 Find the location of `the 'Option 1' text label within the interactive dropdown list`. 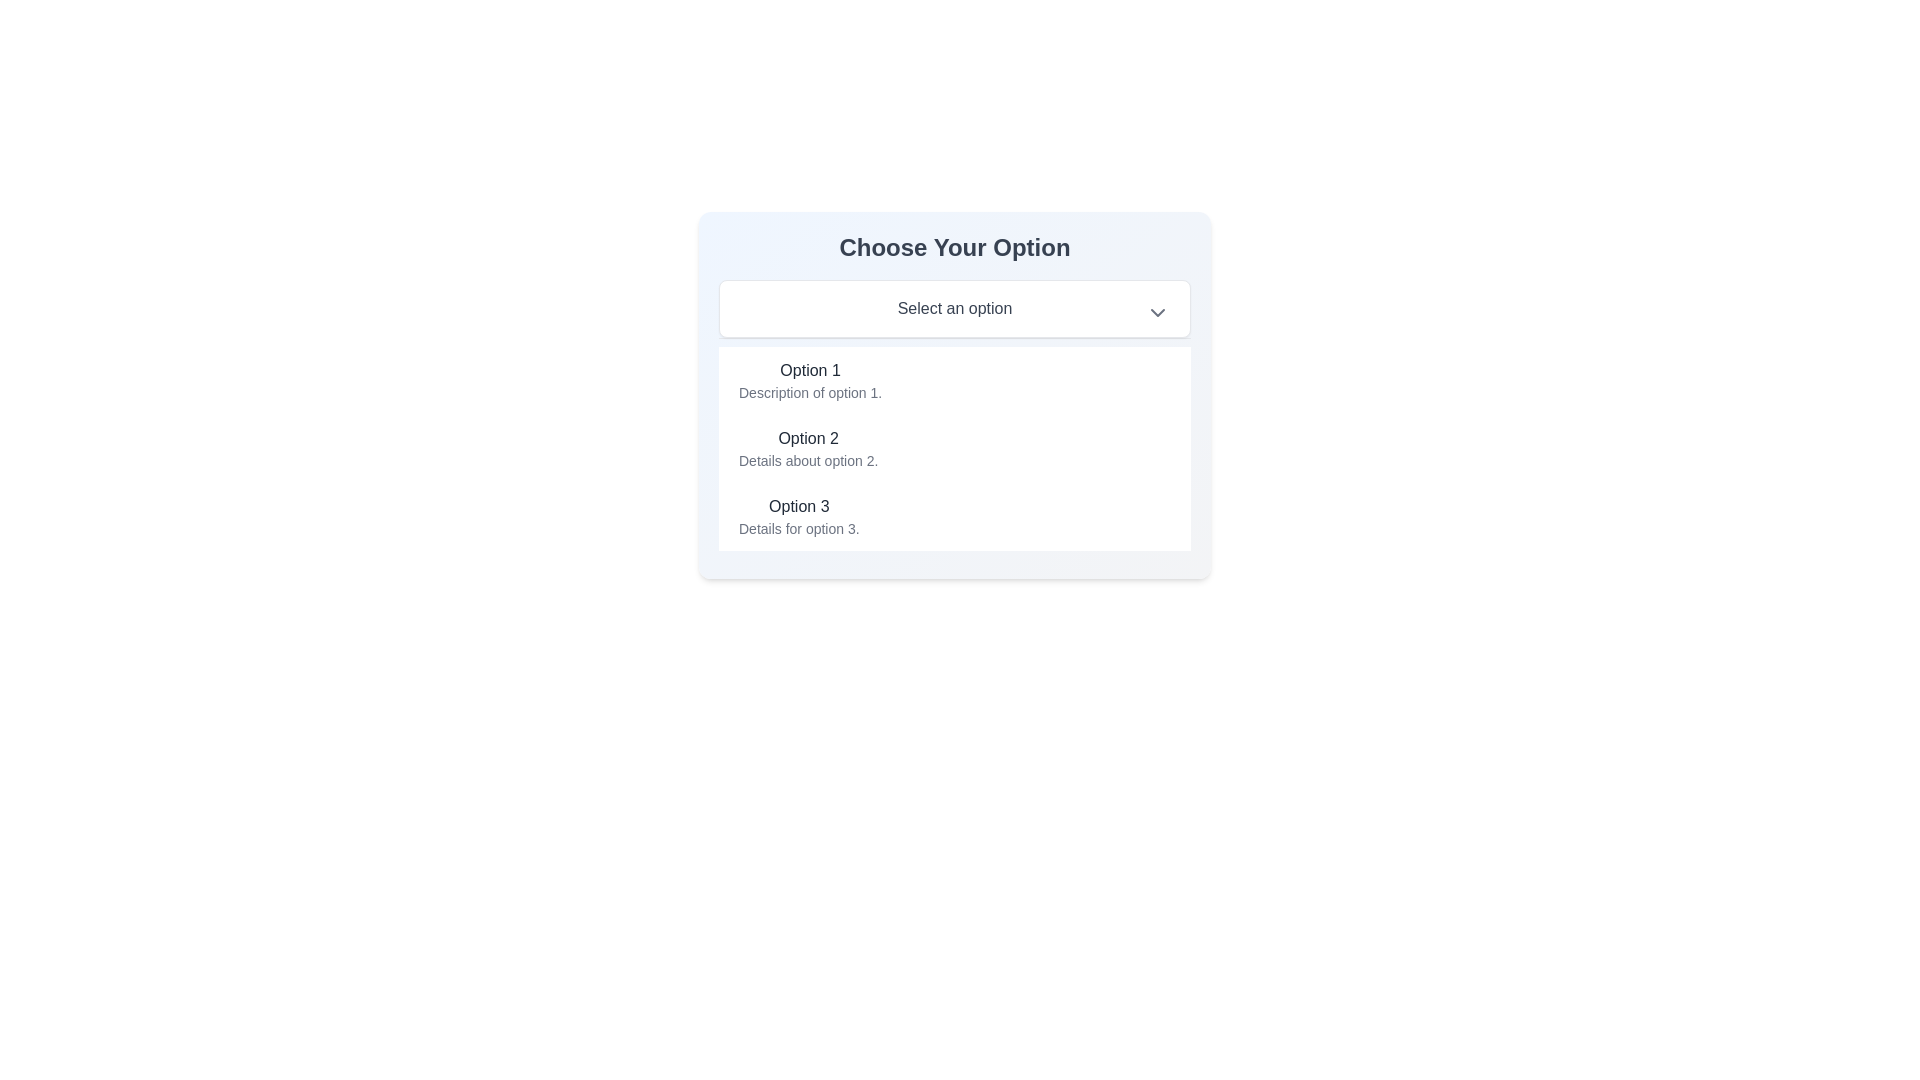

the 'Option 1' text label within the interactive dropdown list is located at coordinates (810, 370).